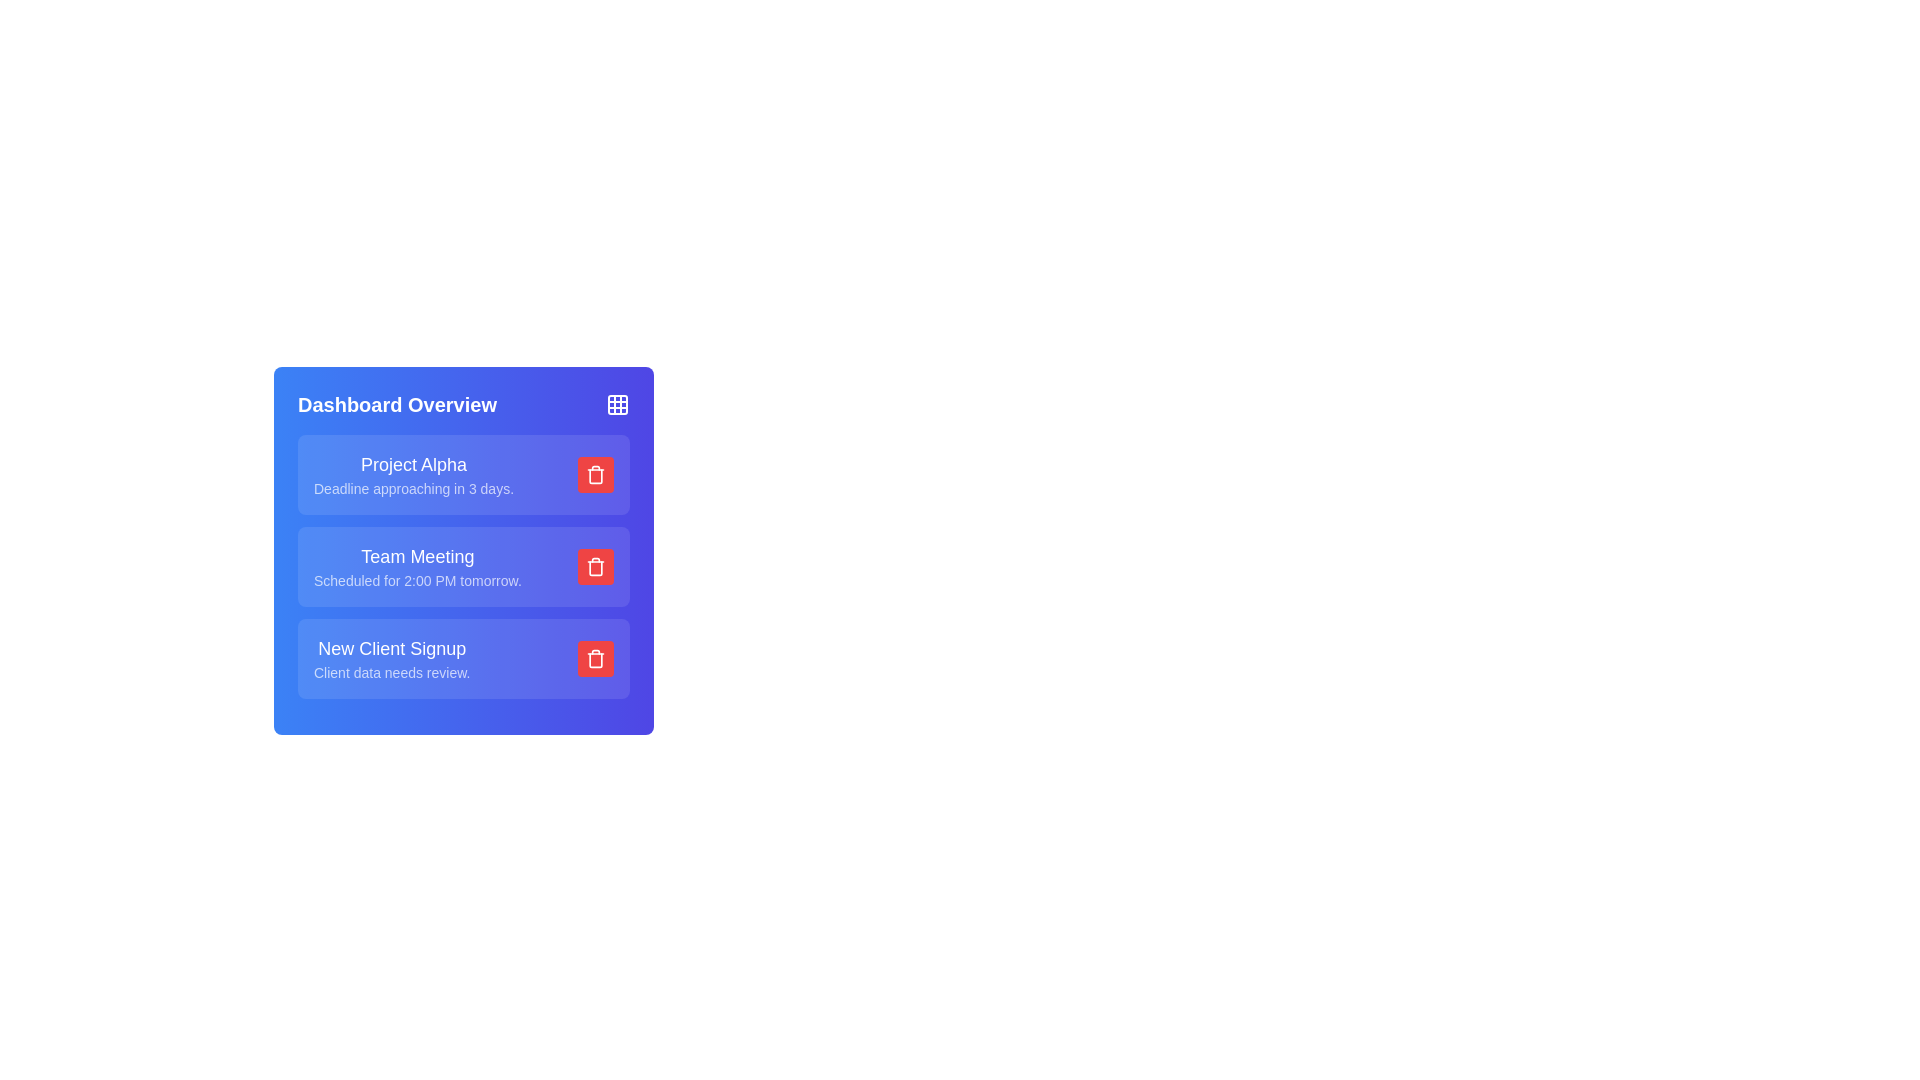 This screenshot has height=1080, width=1920. I want to click on the decorative rectangle that is part of the grid-like icon located in the top-right corner of the 'Dashboard Overview' panel, so click(617, 405).